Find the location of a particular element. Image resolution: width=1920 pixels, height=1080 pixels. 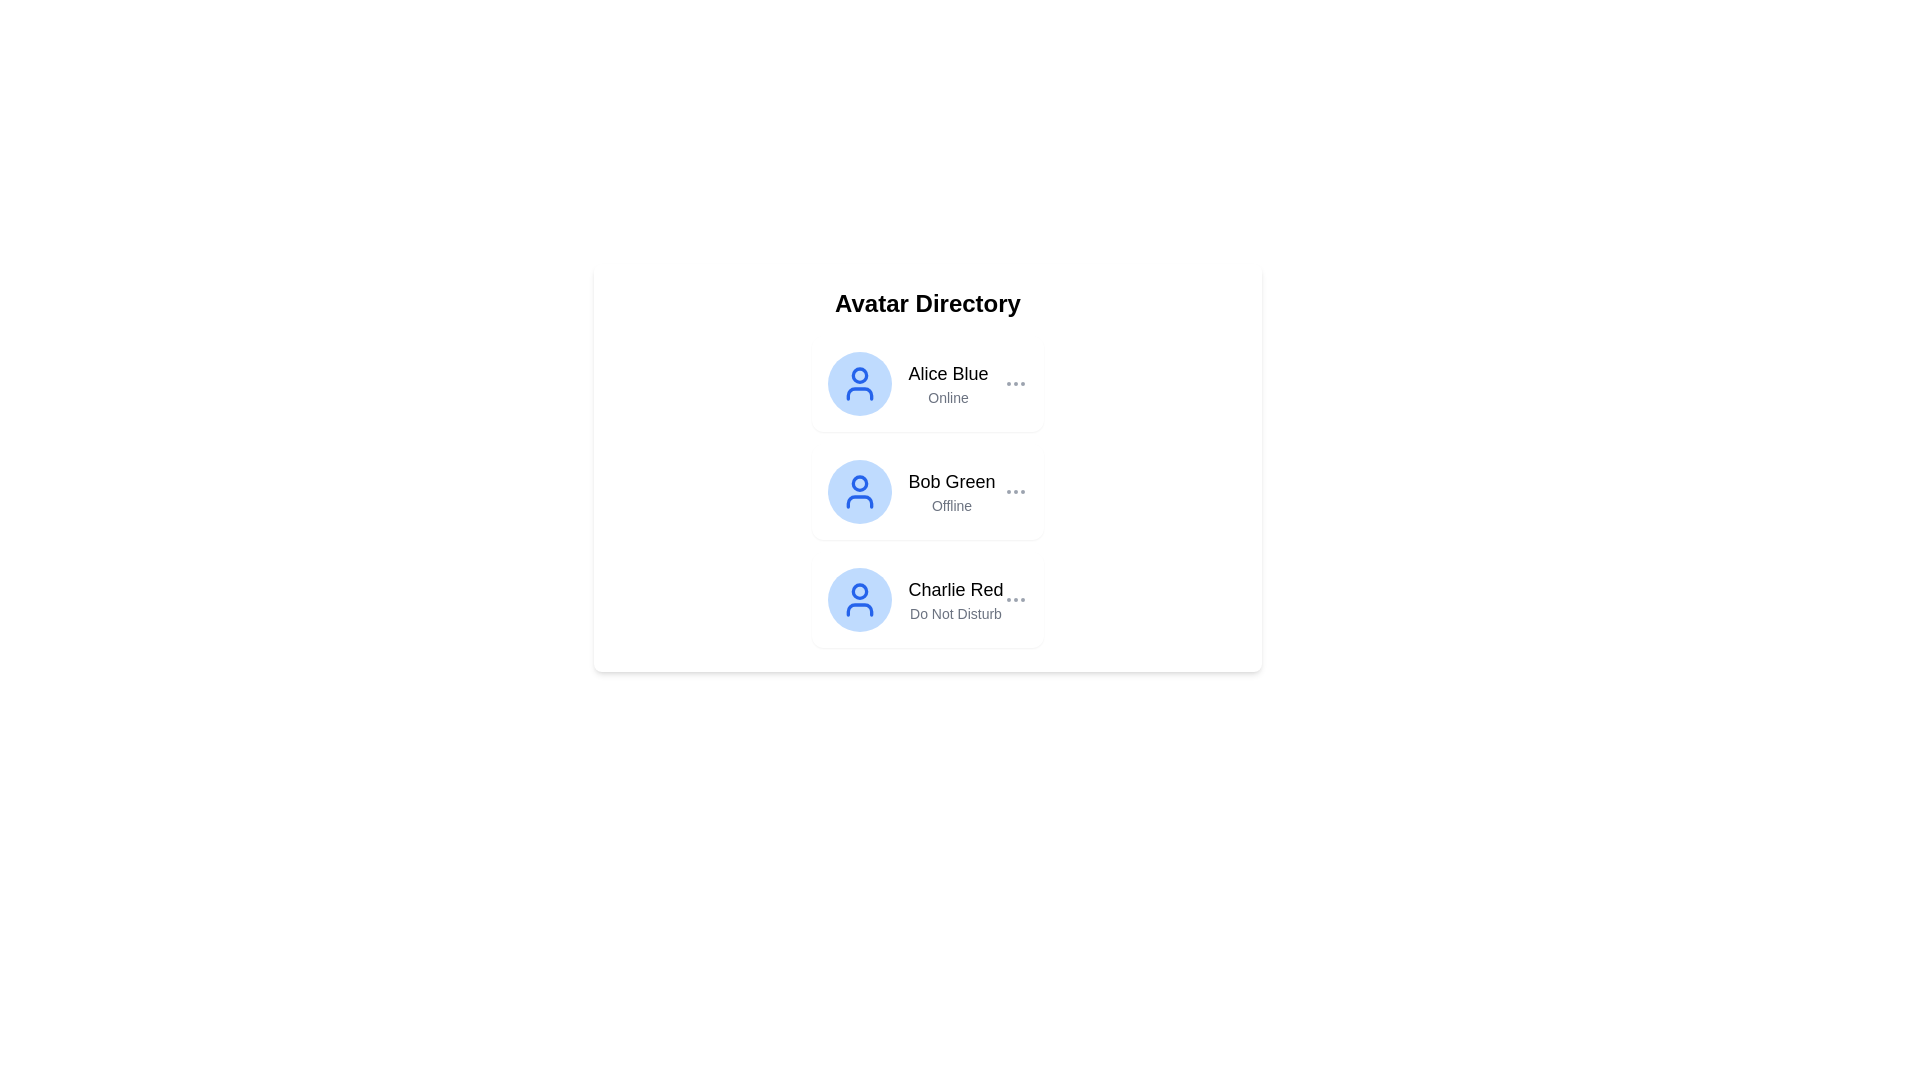

the text label displaying 'Online' located beneath the username 'Alice Blue' is located at coordinates (947, 397).